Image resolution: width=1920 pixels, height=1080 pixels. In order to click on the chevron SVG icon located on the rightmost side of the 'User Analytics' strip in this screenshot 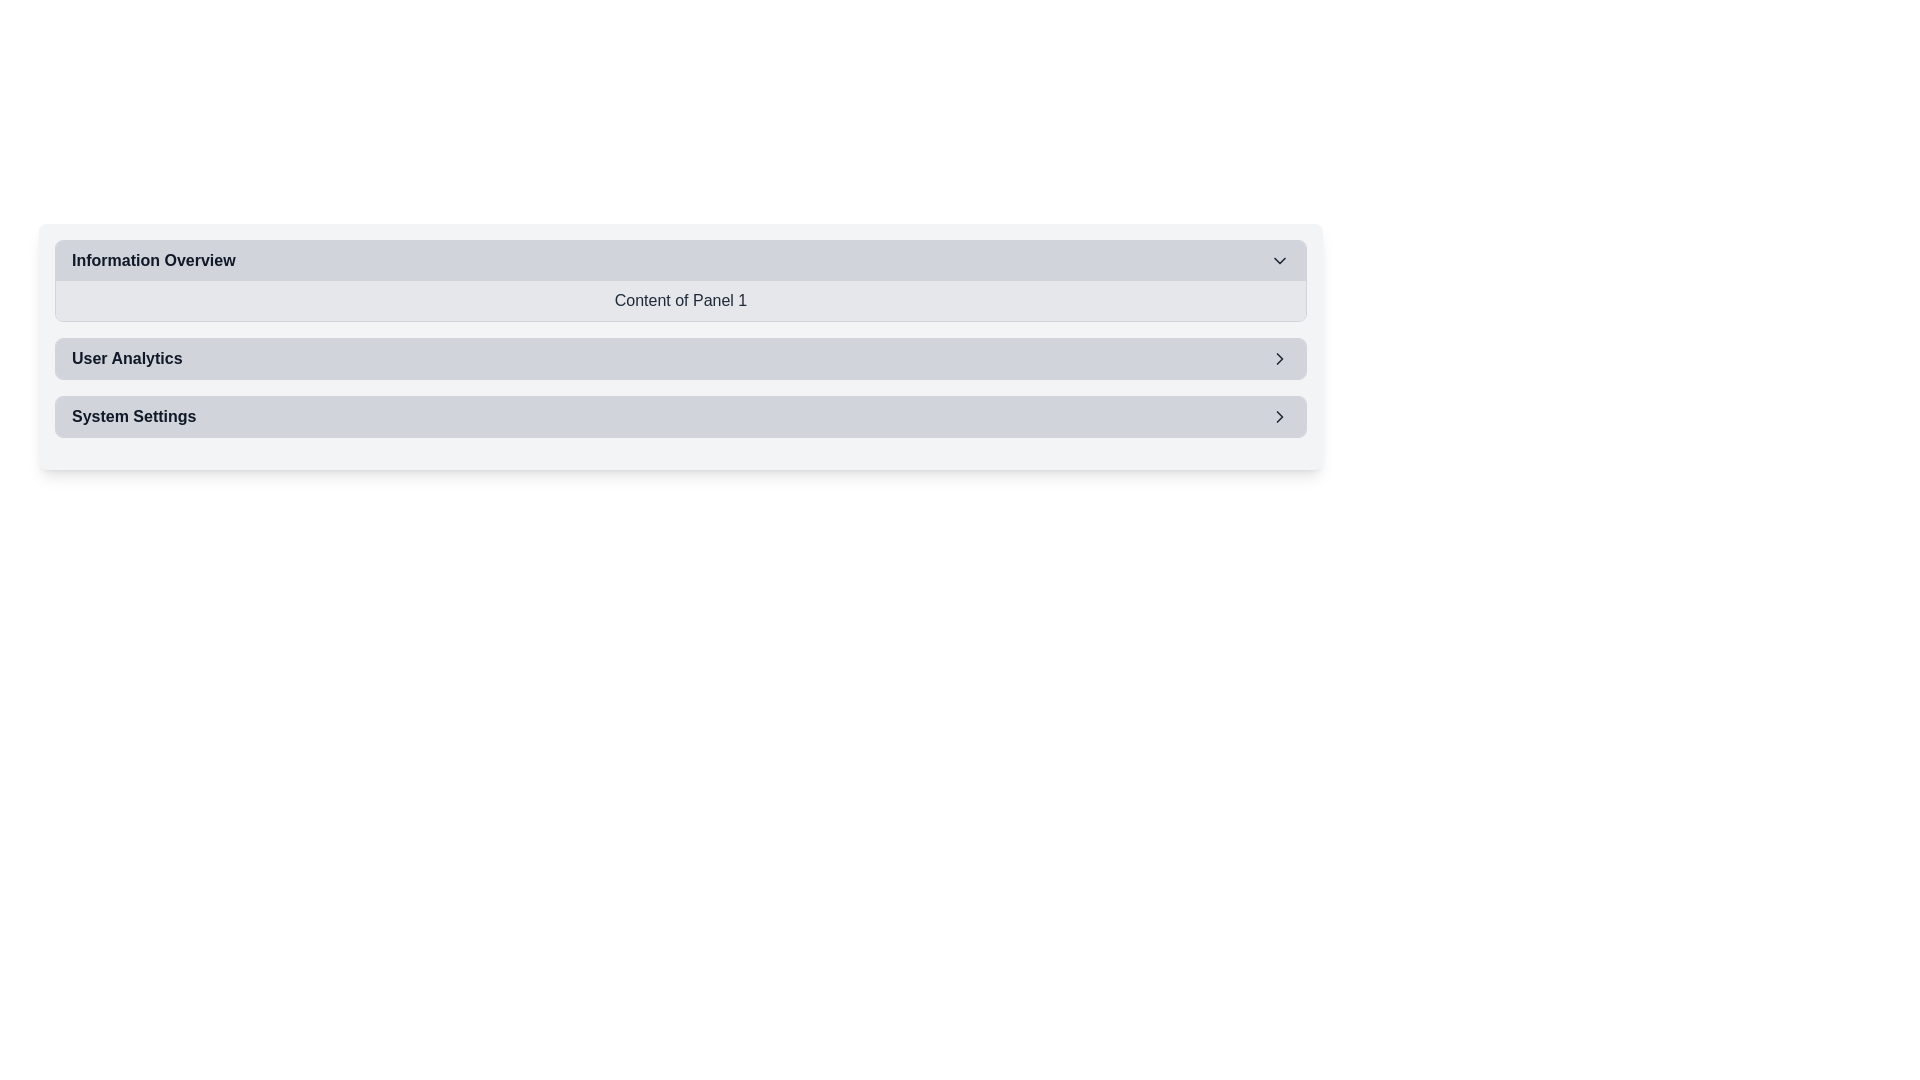, I will do `click(1280, 357)`.